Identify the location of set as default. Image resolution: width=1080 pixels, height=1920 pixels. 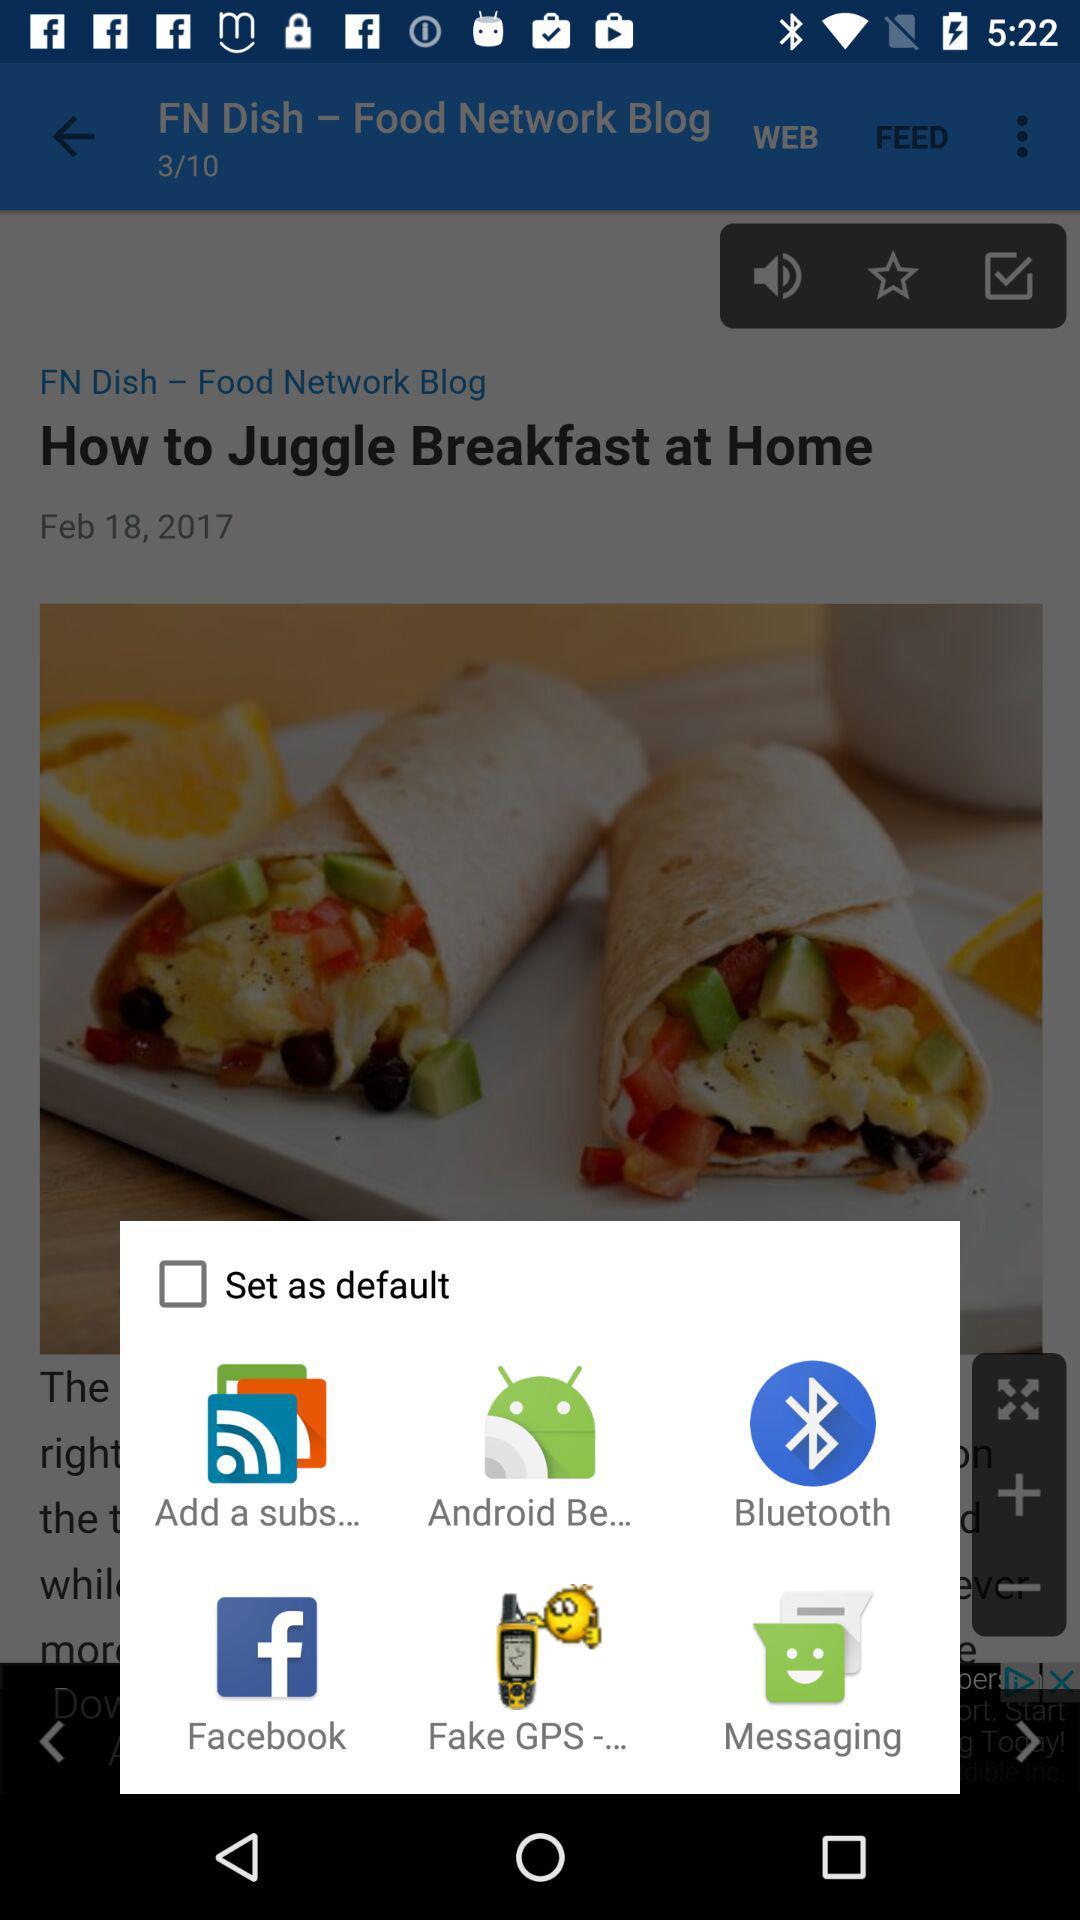
(540, 1284).